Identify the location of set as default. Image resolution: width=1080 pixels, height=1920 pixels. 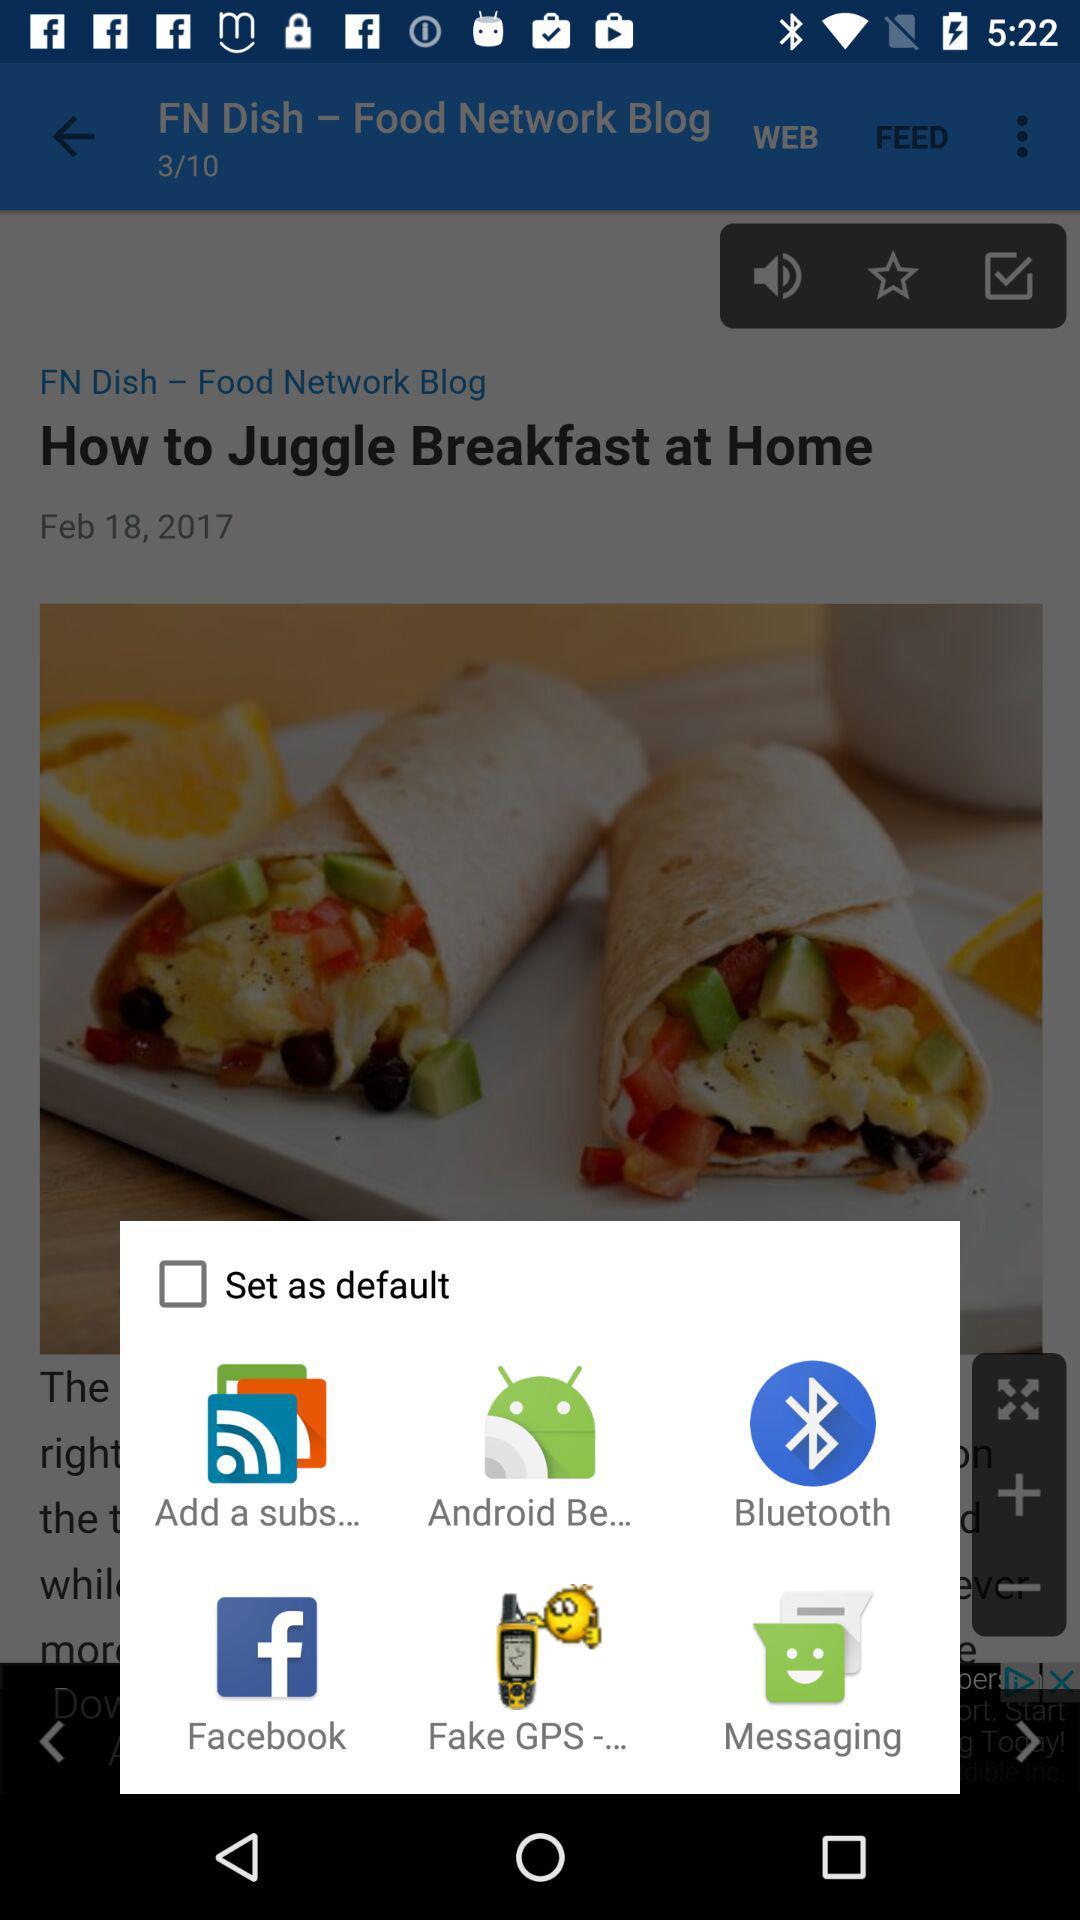
(540, 1284).